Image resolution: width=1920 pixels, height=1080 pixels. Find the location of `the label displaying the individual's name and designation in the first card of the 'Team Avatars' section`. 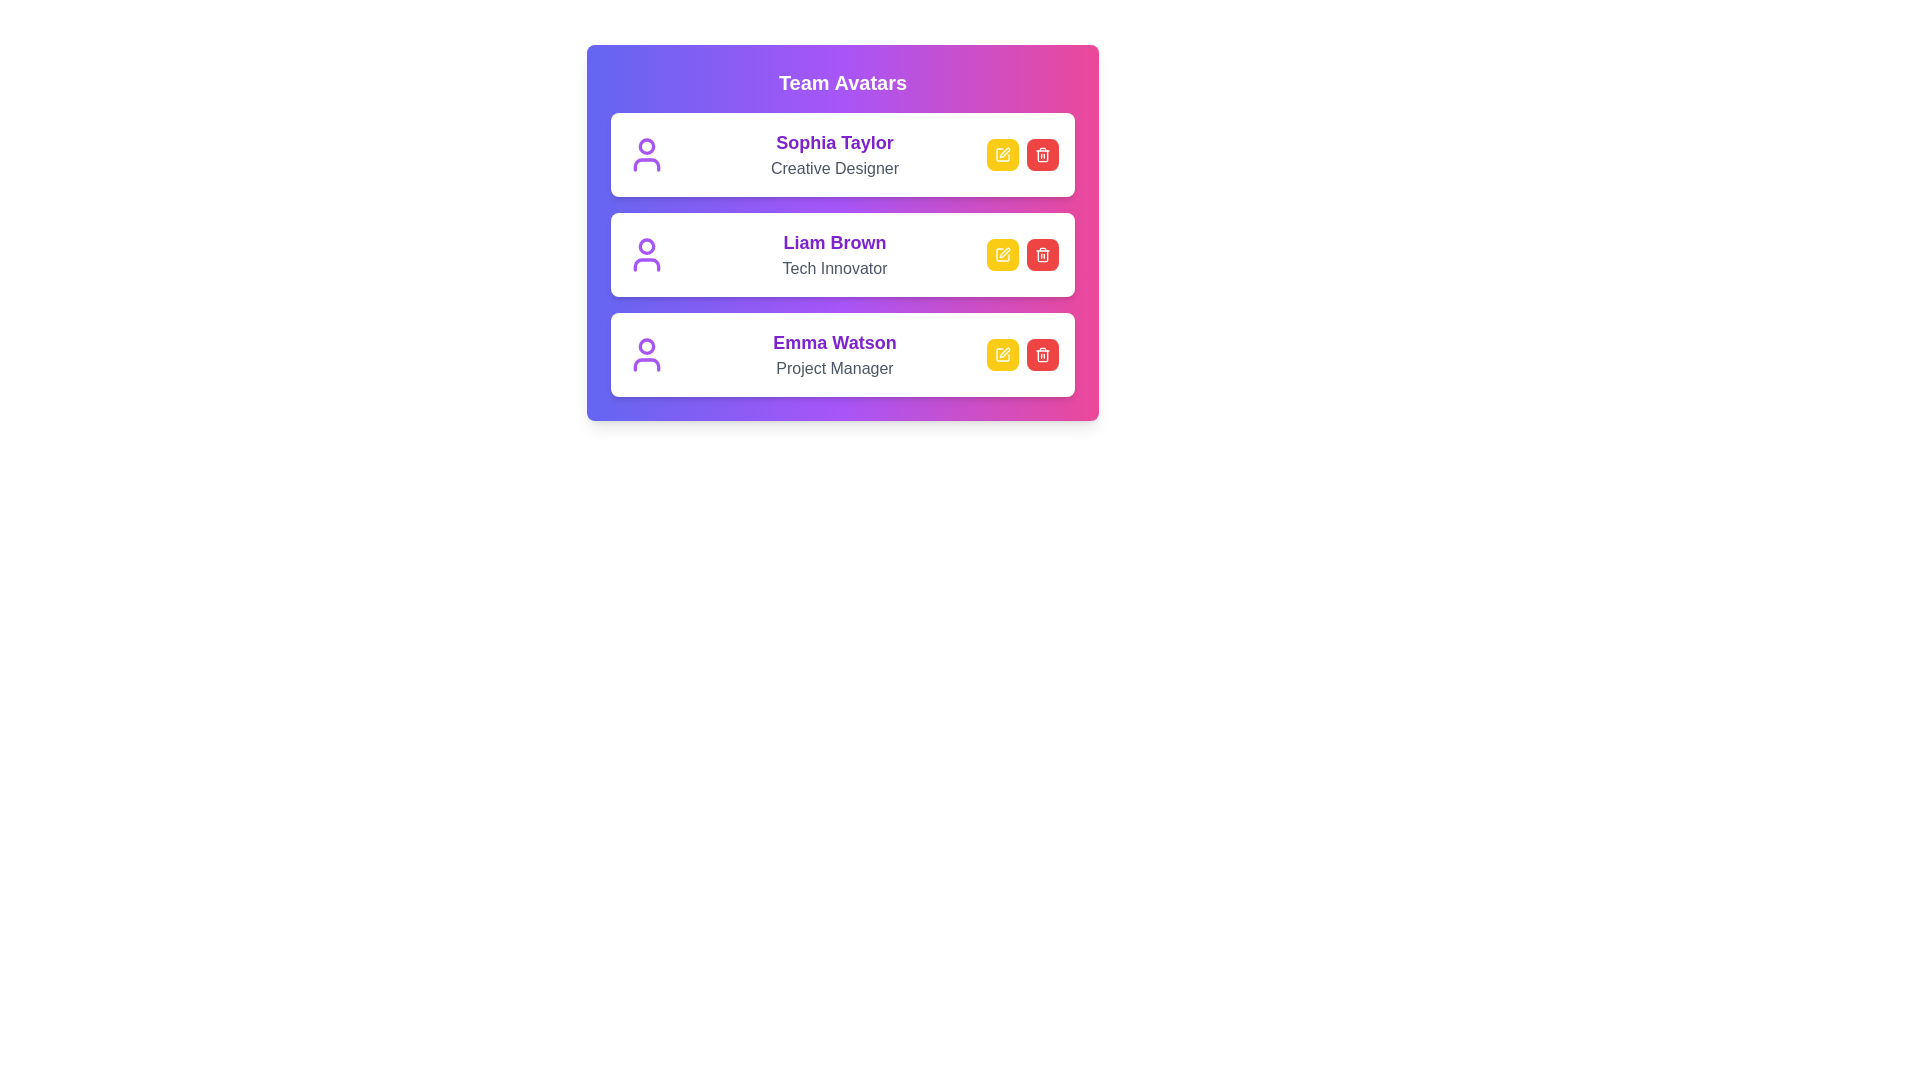

the label displaying the individual's name and designation in the first card of the 'Team Avatars' section is located at coordinates (835, 153).